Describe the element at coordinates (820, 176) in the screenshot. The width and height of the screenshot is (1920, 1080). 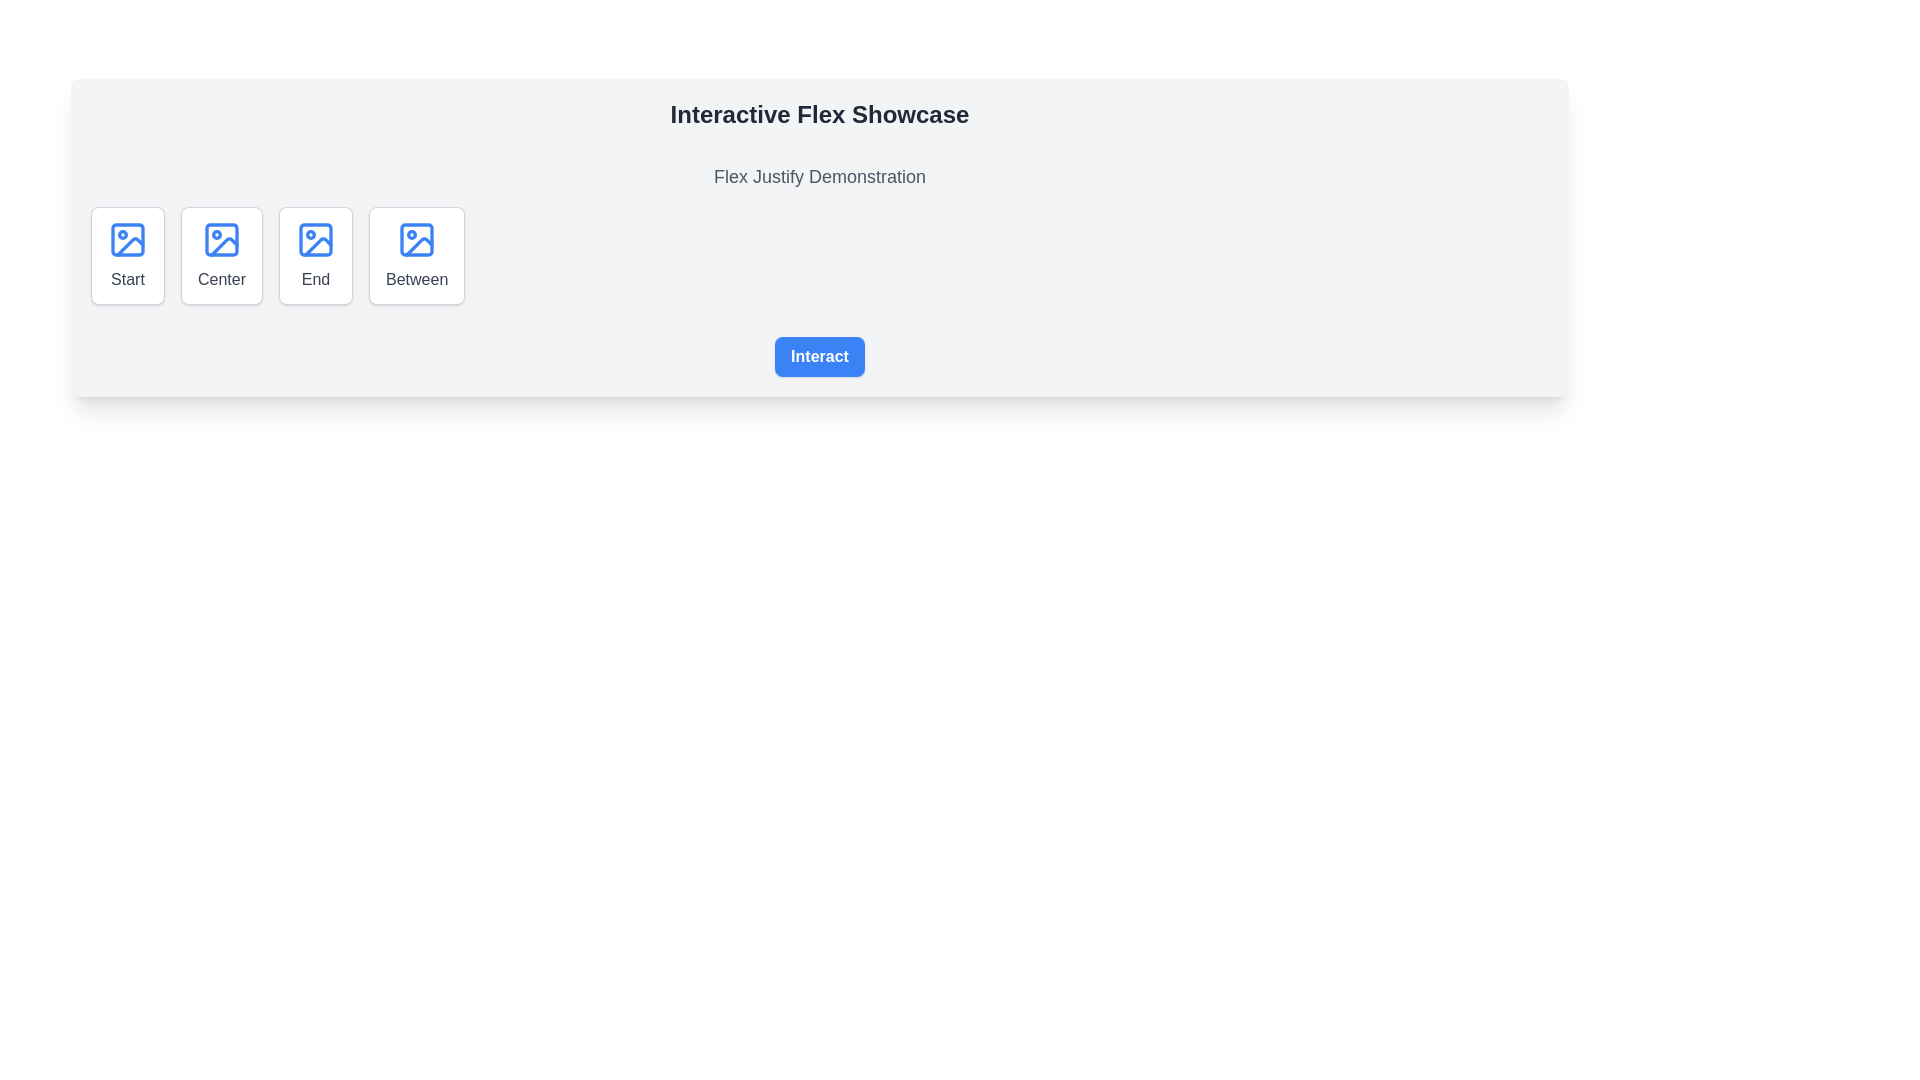
I see `the text label displaying 'Flex Justify Demonstration', which is styled with a large font size and gray color, located below the title 'Interactive Flex Showcase'` at that location.